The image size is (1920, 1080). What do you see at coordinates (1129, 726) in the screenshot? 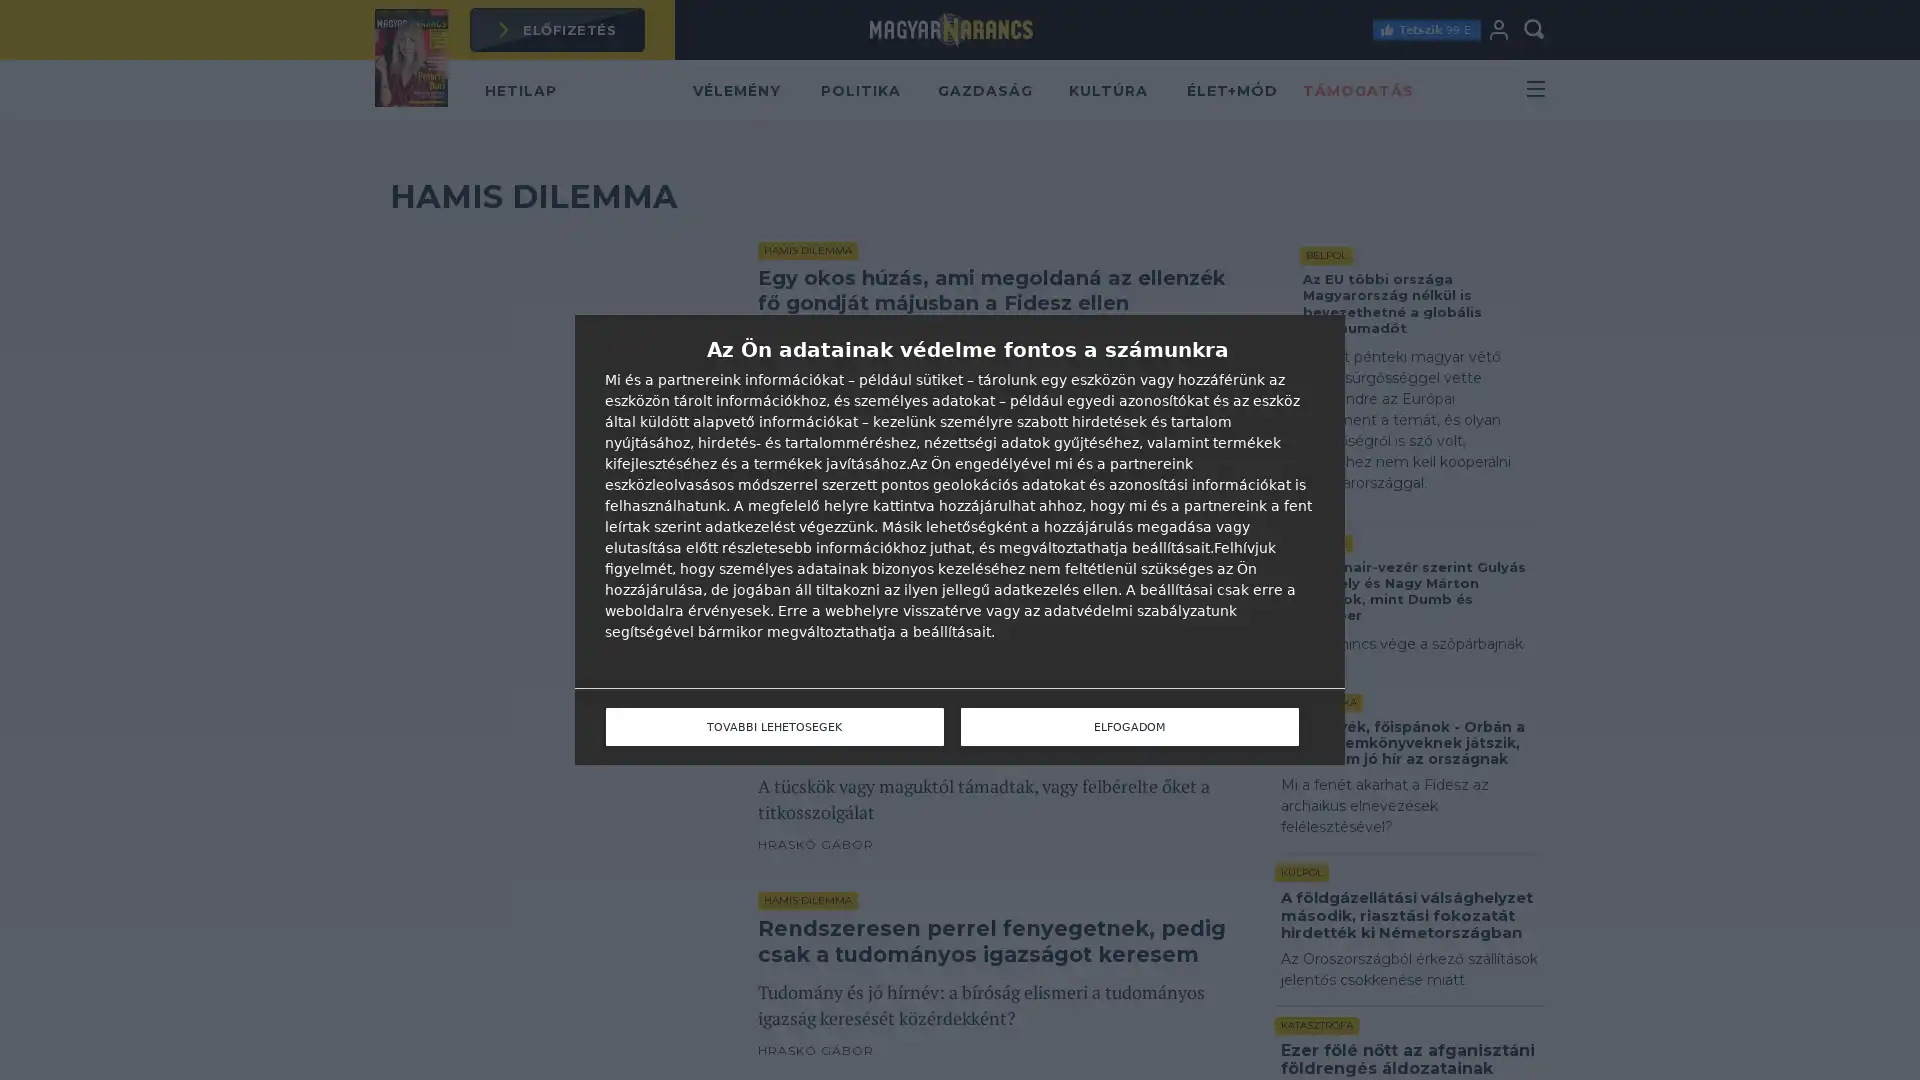
I see `ELFOGADOM` at bounding box center [1129, 726].